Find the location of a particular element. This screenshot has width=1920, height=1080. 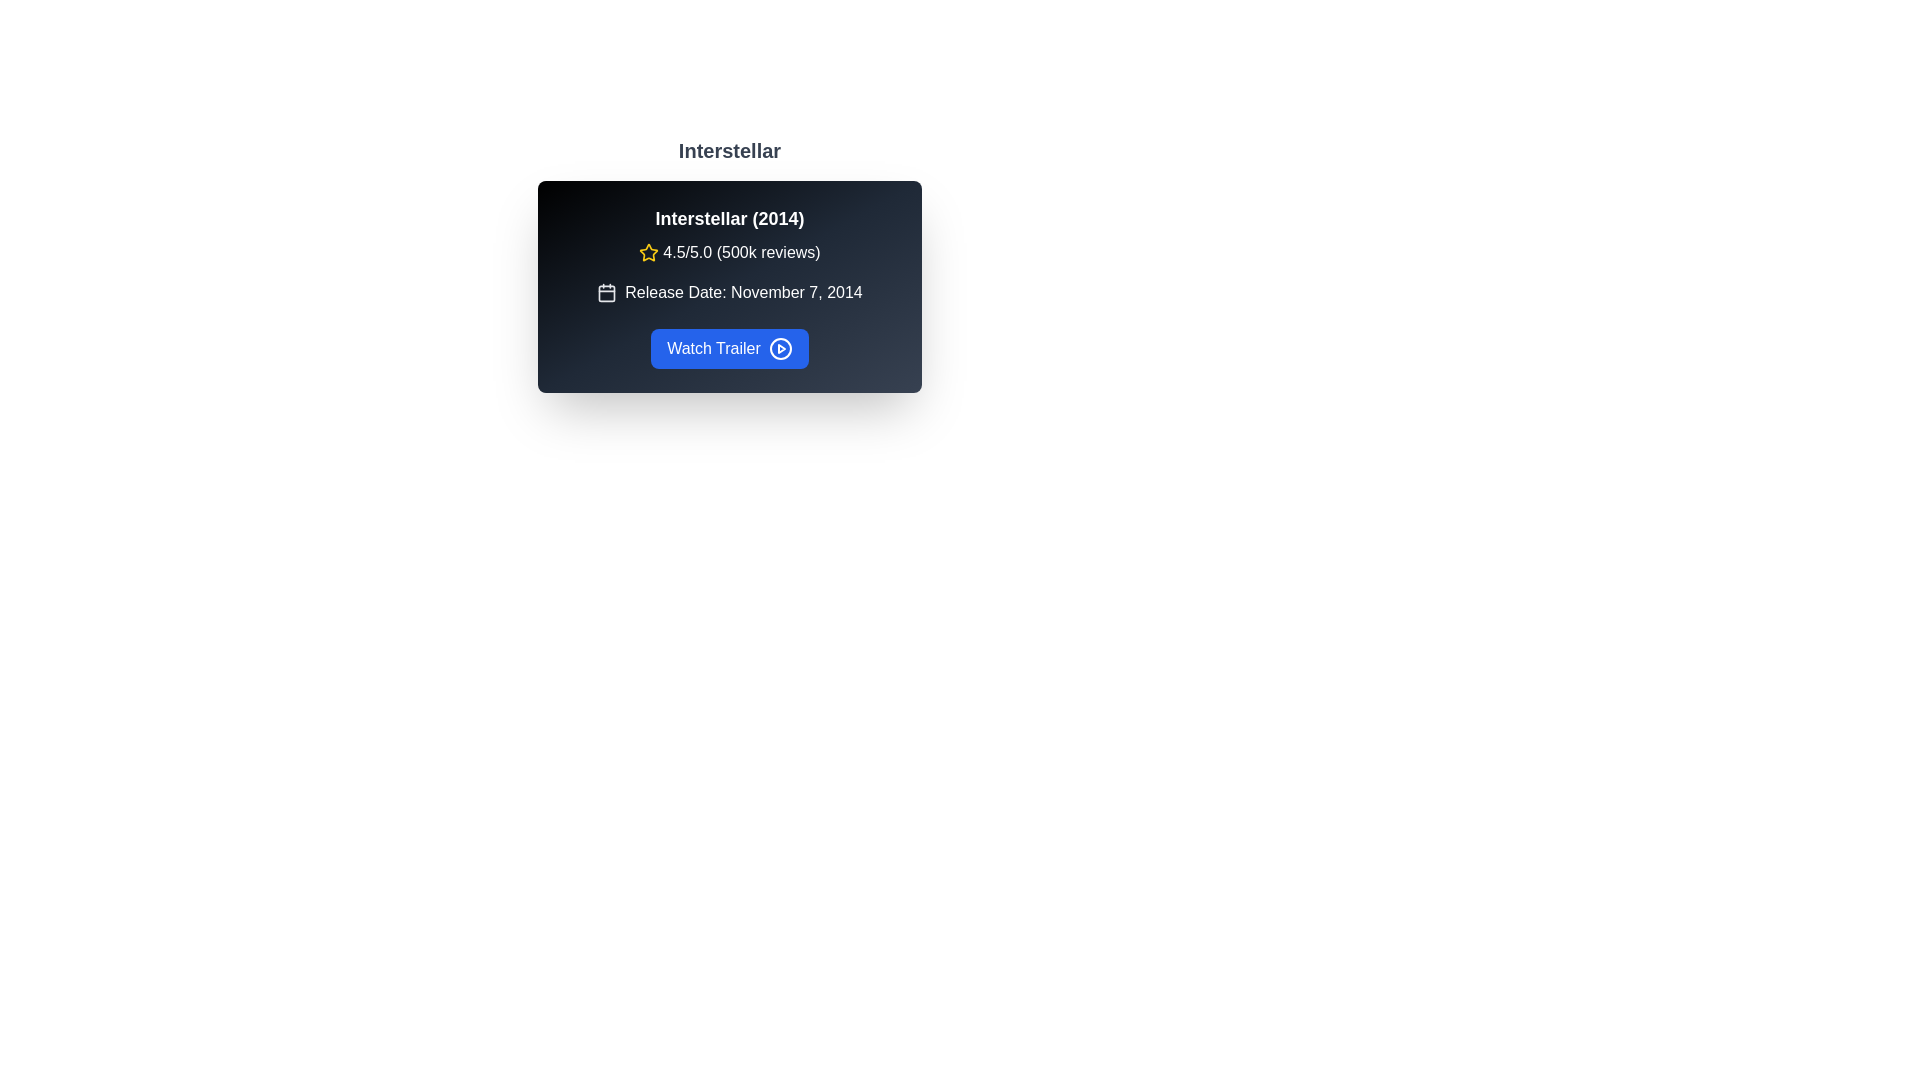

the button that initiates the trailer for the movie 'Interstellar', located at the bottom of the movie details card below the 'Release Date: November 7, 2014' text is located at coordinates (728, 347).